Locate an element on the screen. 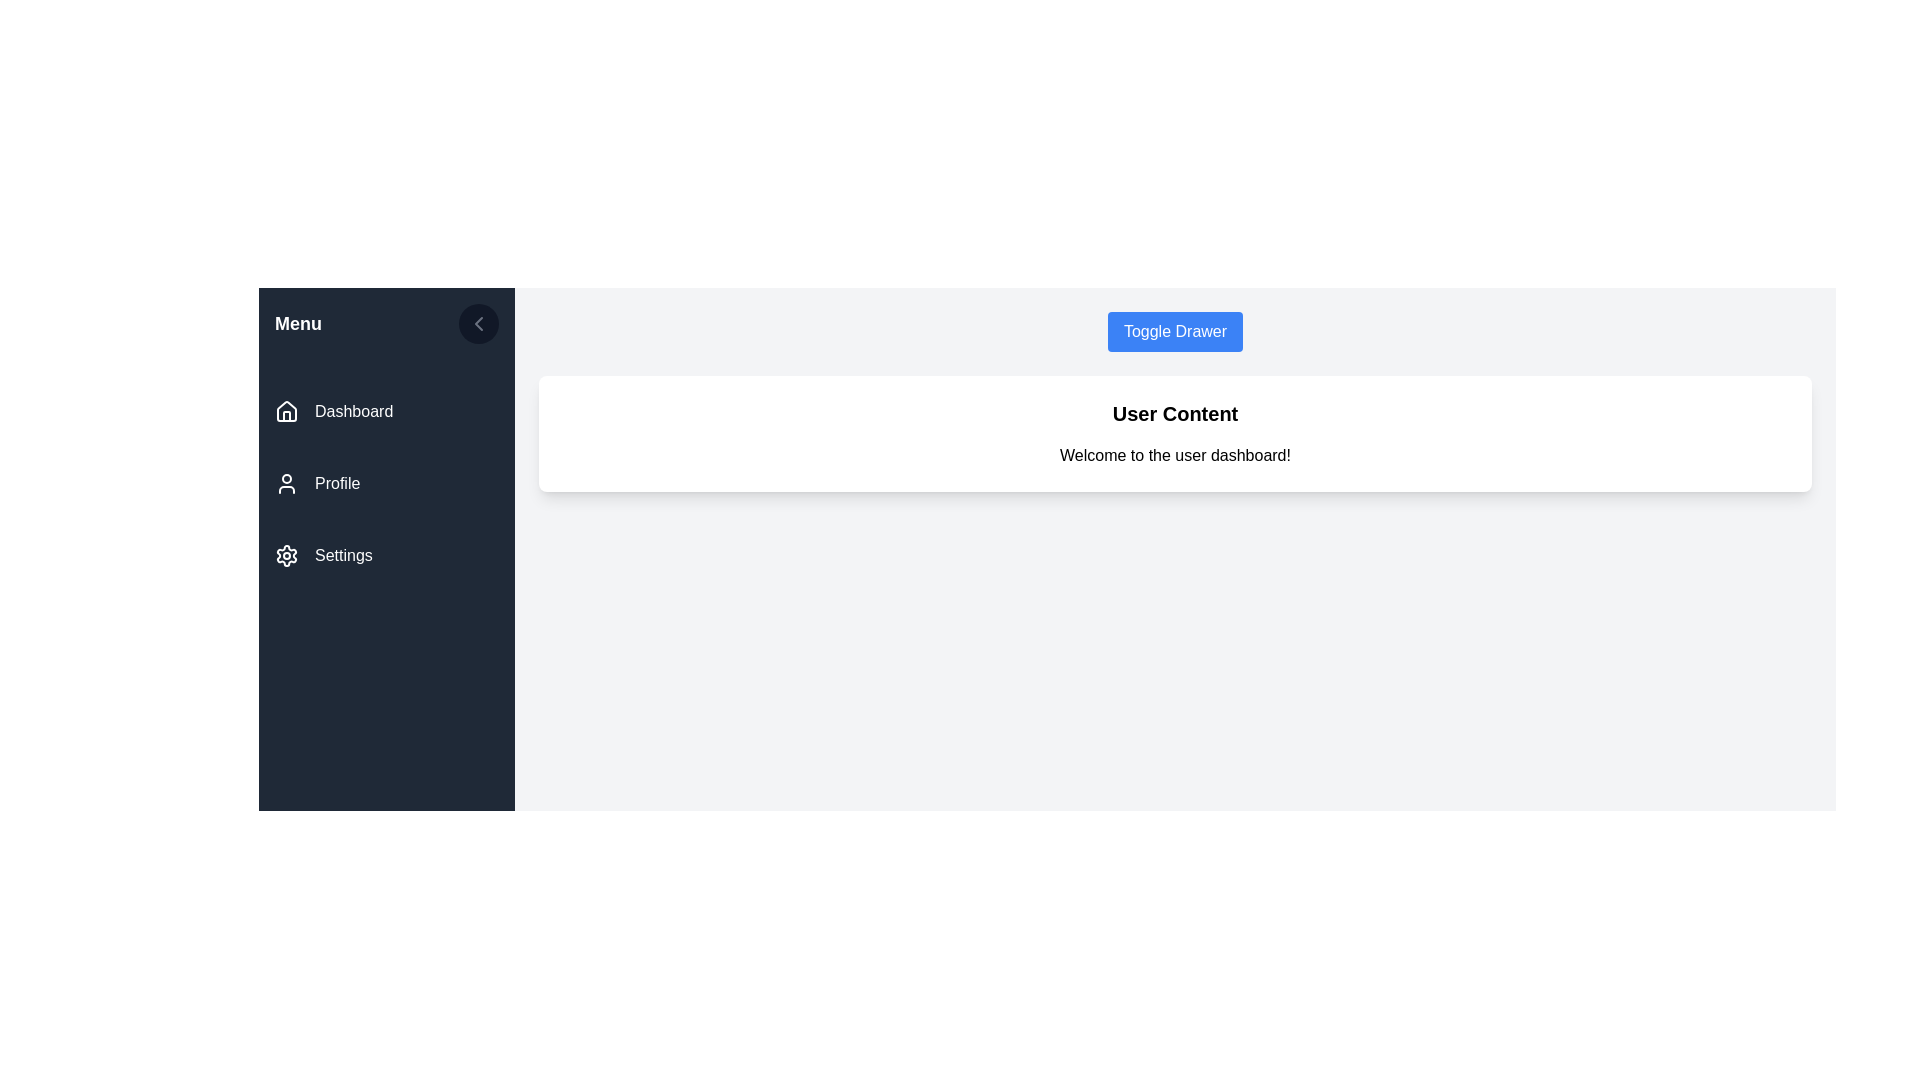  the second item in the Navigation menu is located at coordinates (387, 483).